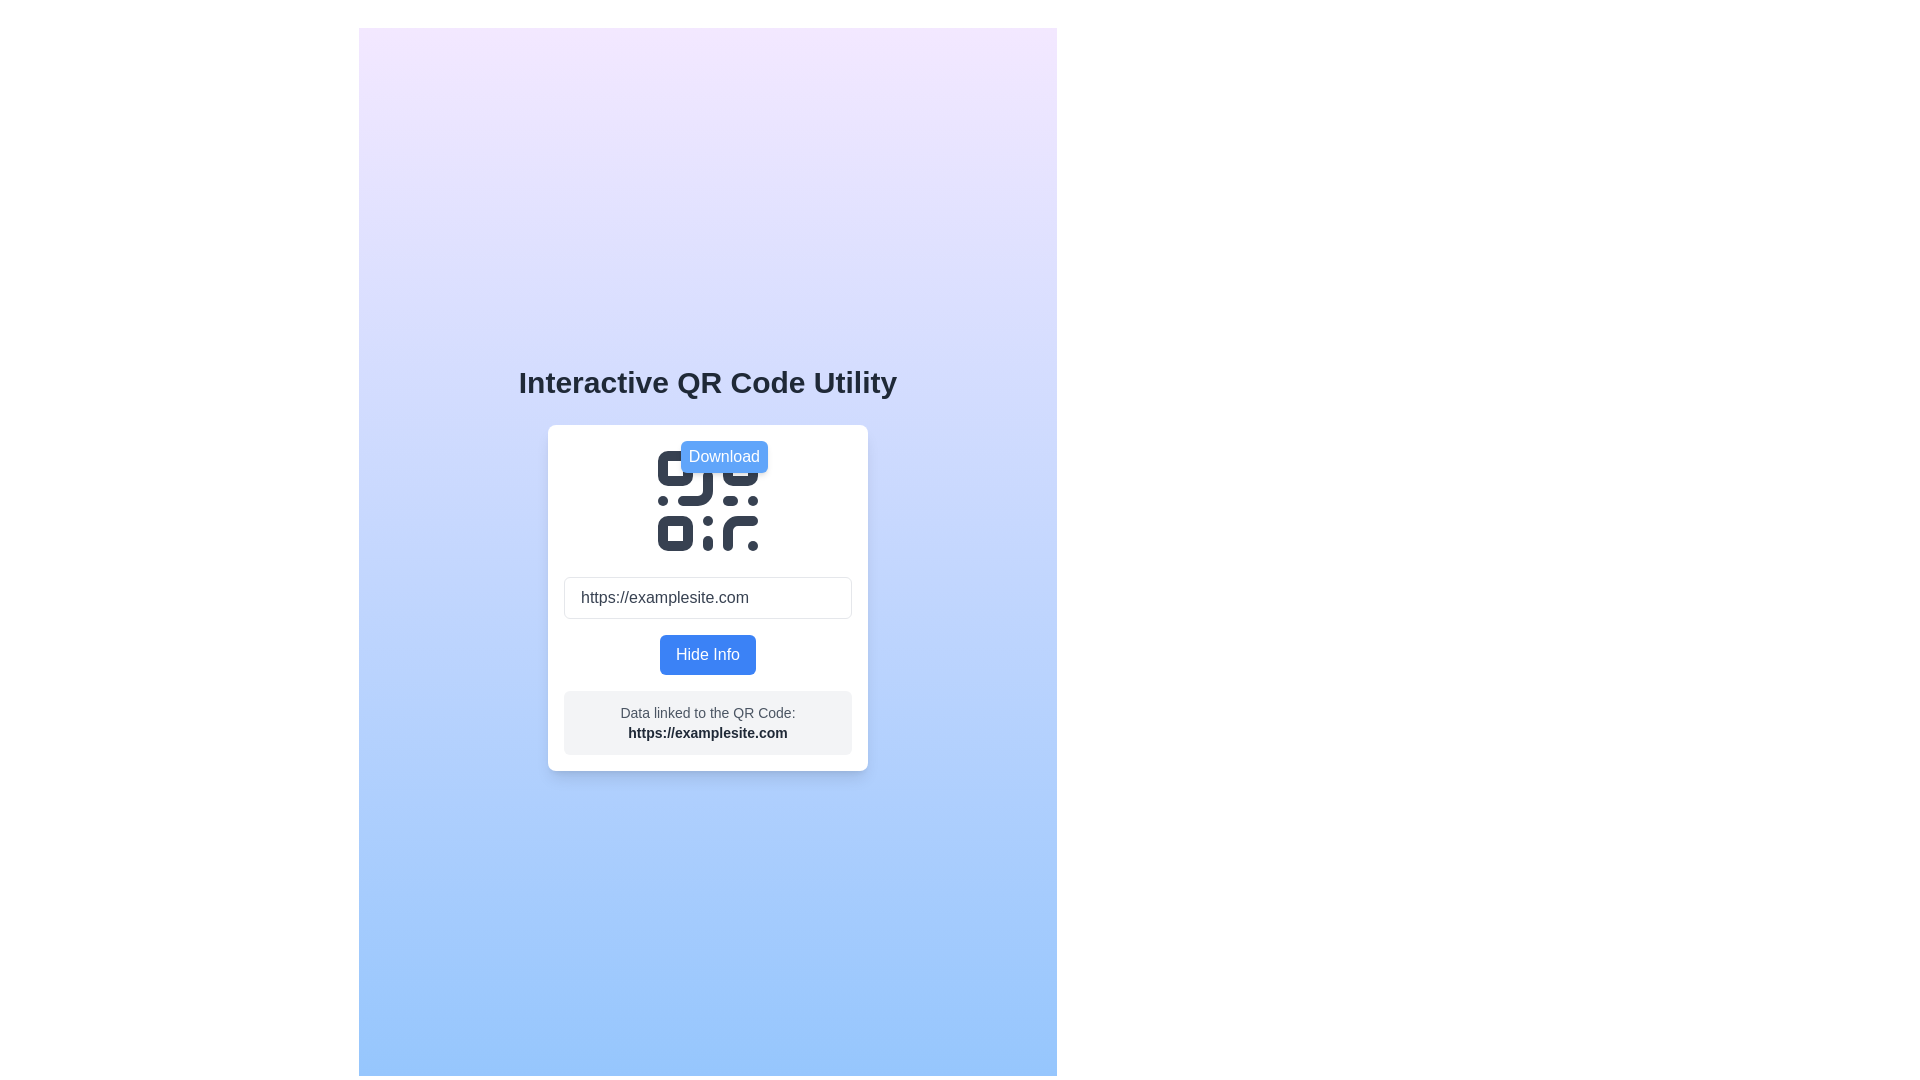  Describe the element at coordinates (708, 596) in the screenshot. I see `the text input field located below the QR code graphic to focus it for editing the URL` at that location.